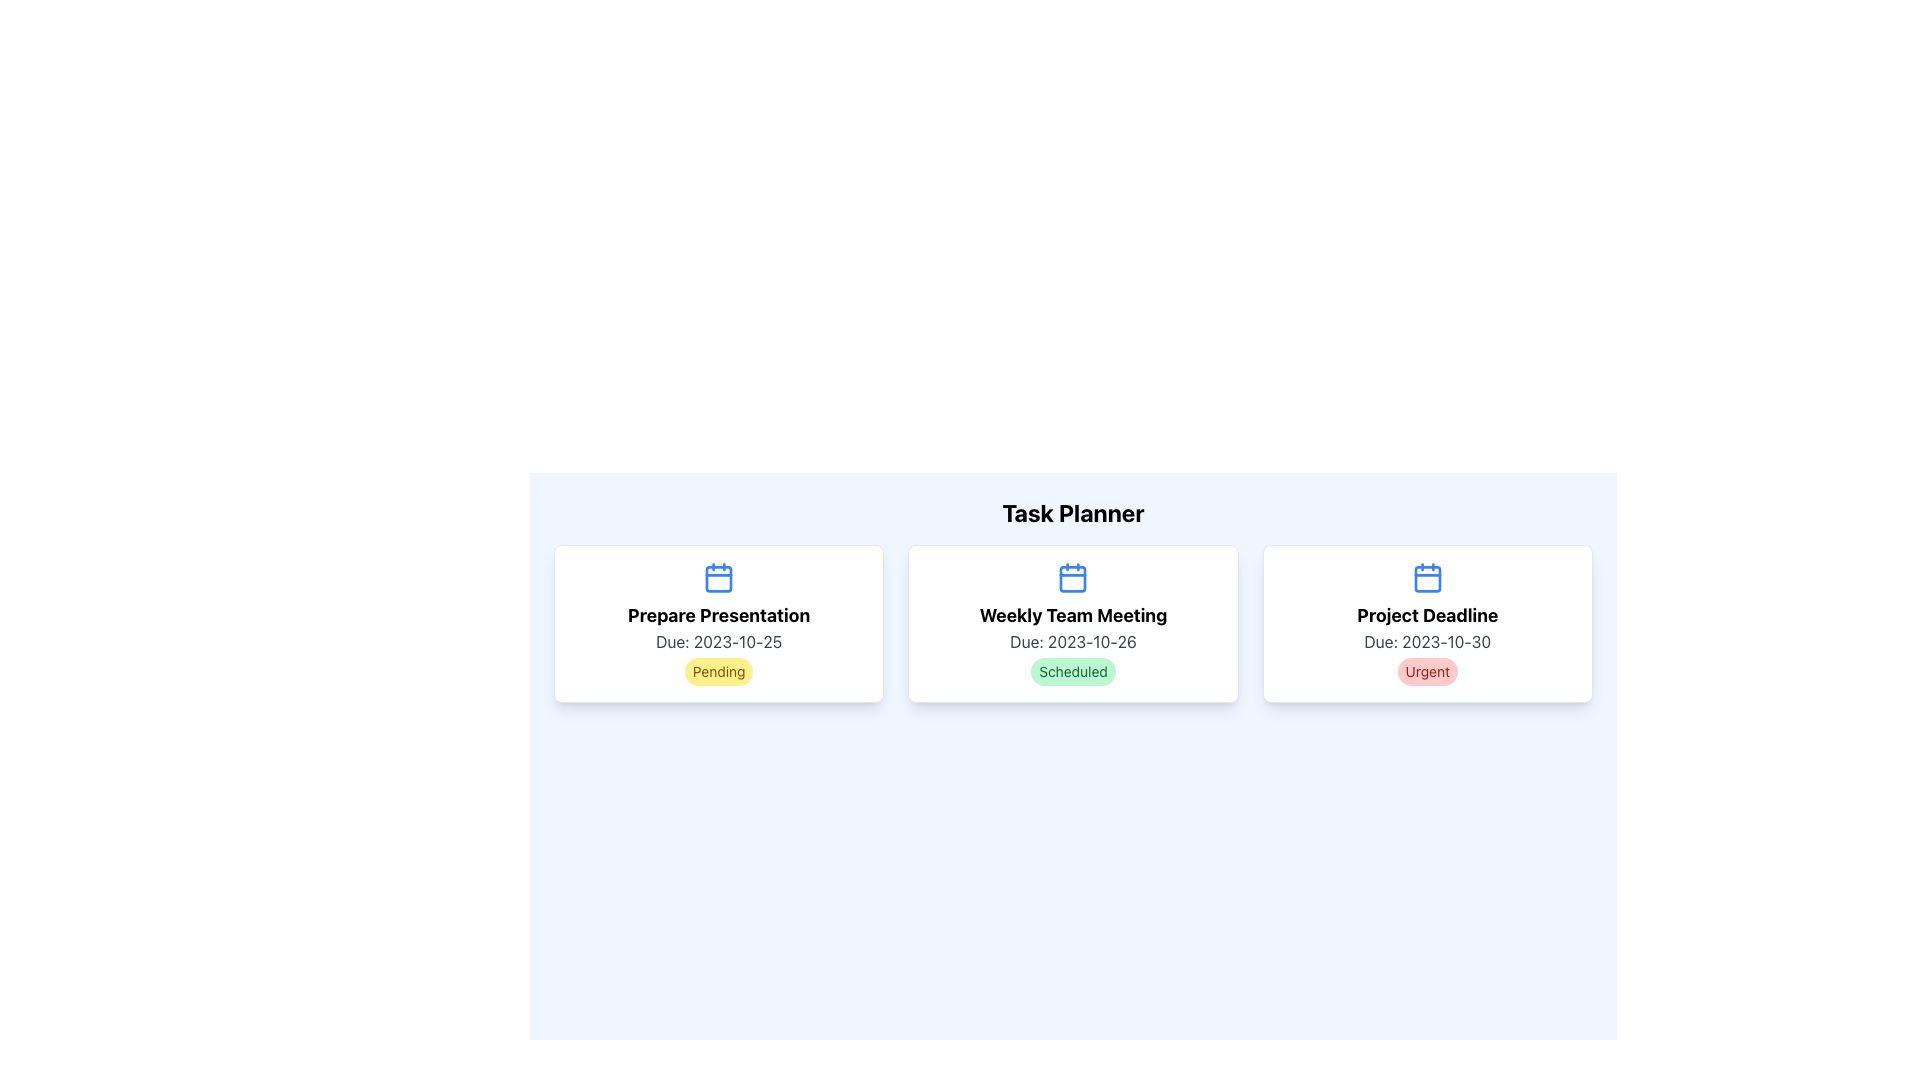  I want to click on the 'Scheduled' status label located at the bottom of the 'Weekly Team Meeting' card, so click(1072, 671).